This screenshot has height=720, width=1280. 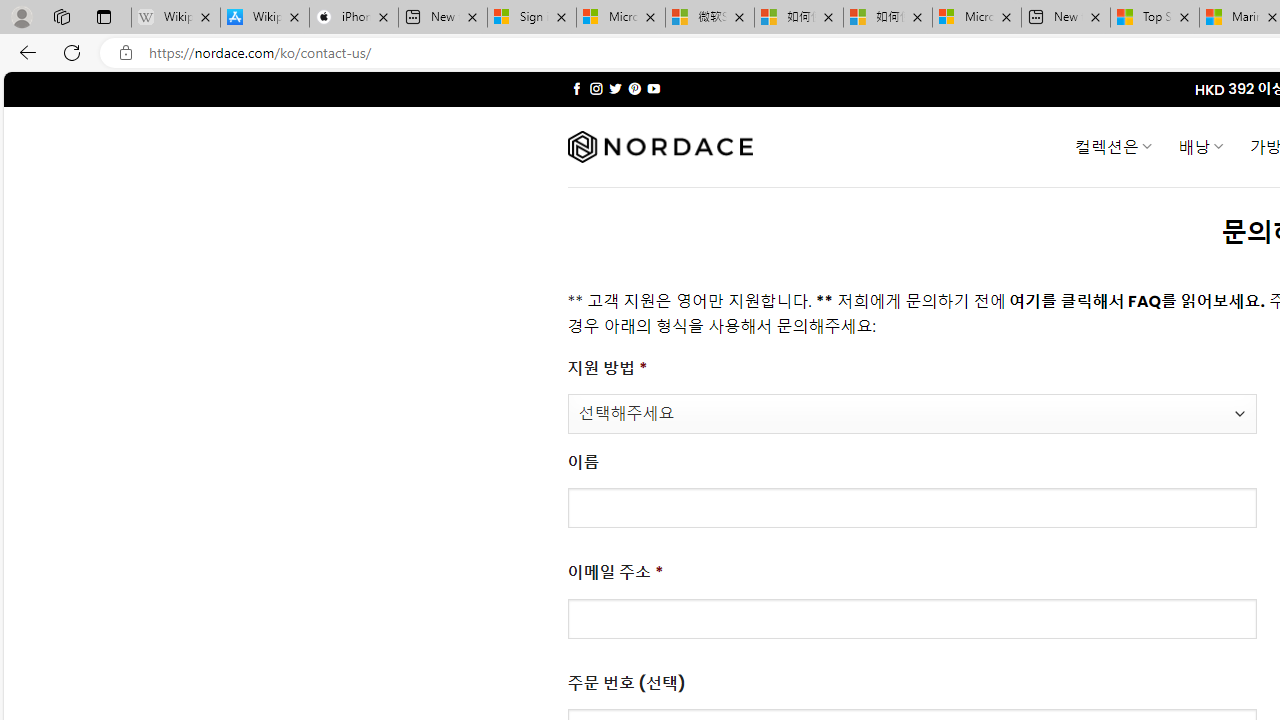 I want to click on 'Follow on Instagram', so click(x=595, y=88).